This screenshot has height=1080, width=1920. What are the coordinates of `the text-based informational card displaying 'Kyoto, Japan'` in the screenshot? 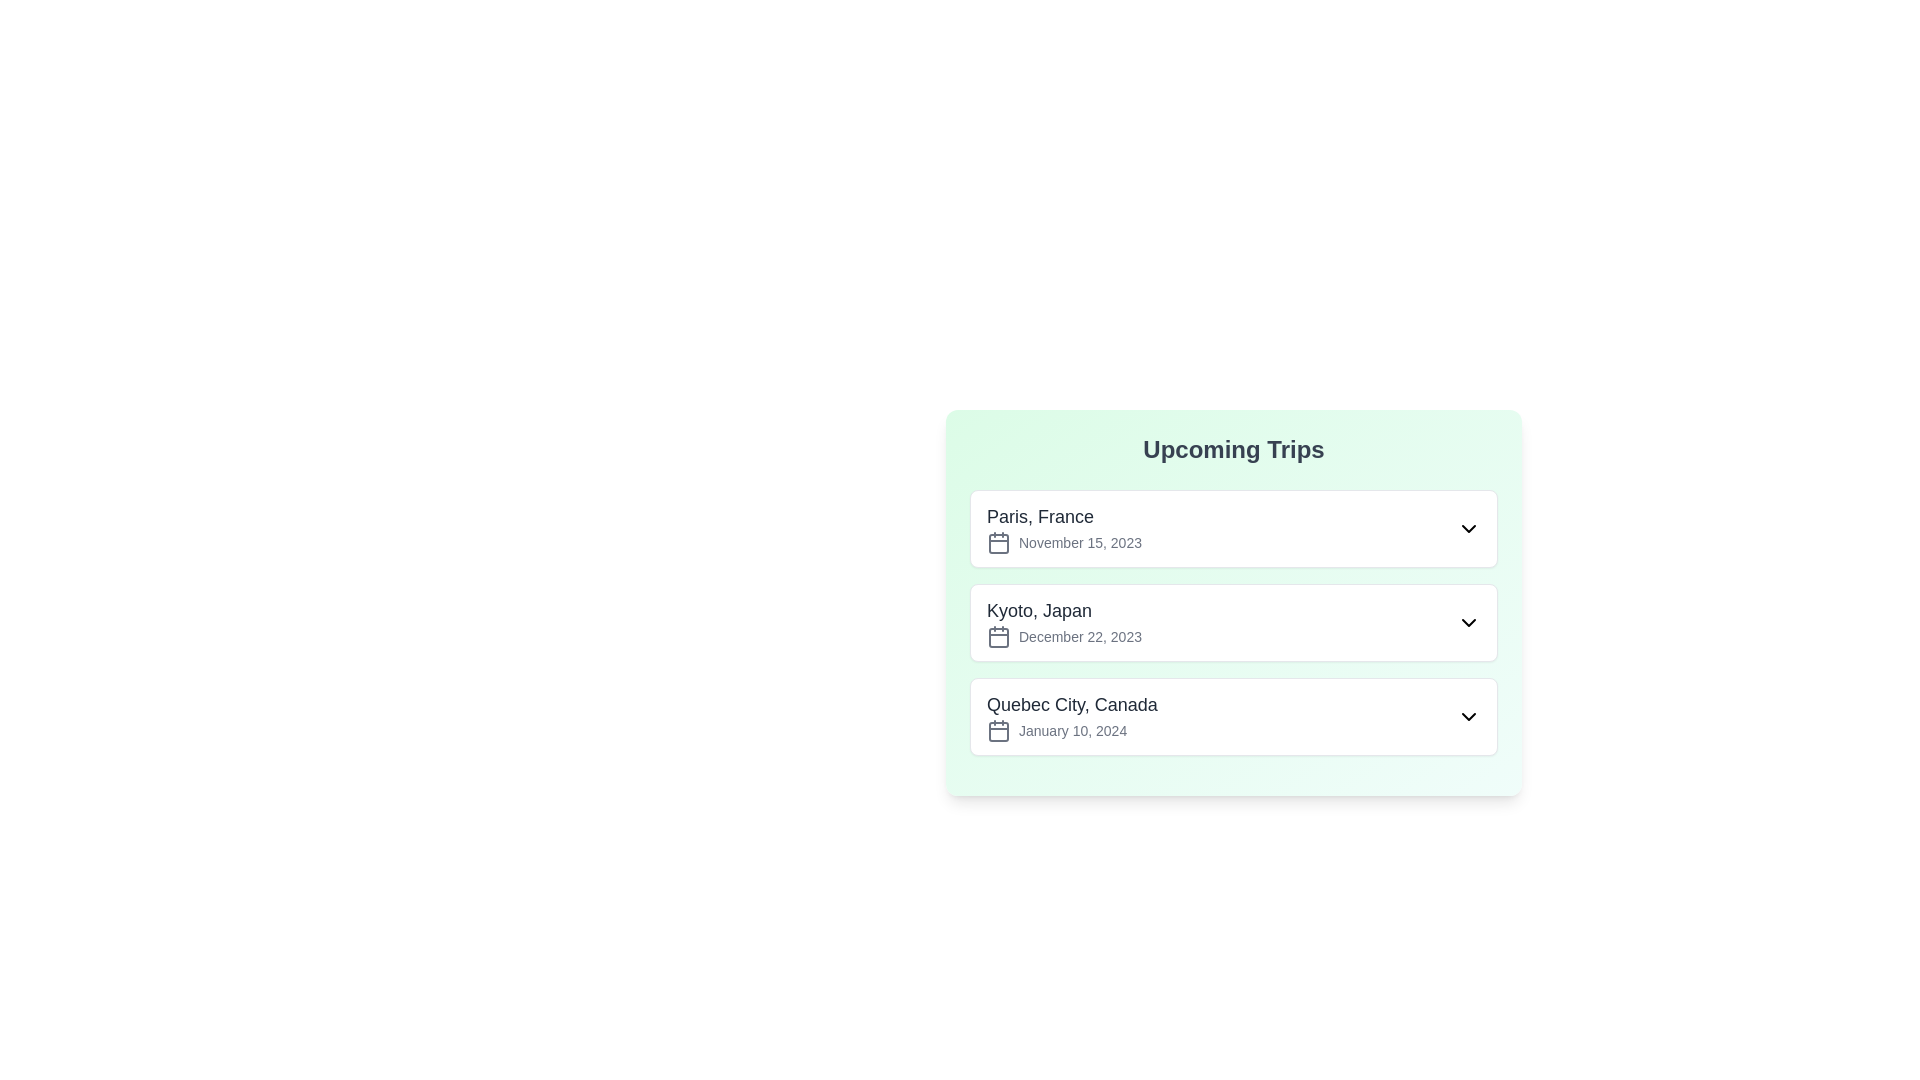 It's located at (1063, 622).